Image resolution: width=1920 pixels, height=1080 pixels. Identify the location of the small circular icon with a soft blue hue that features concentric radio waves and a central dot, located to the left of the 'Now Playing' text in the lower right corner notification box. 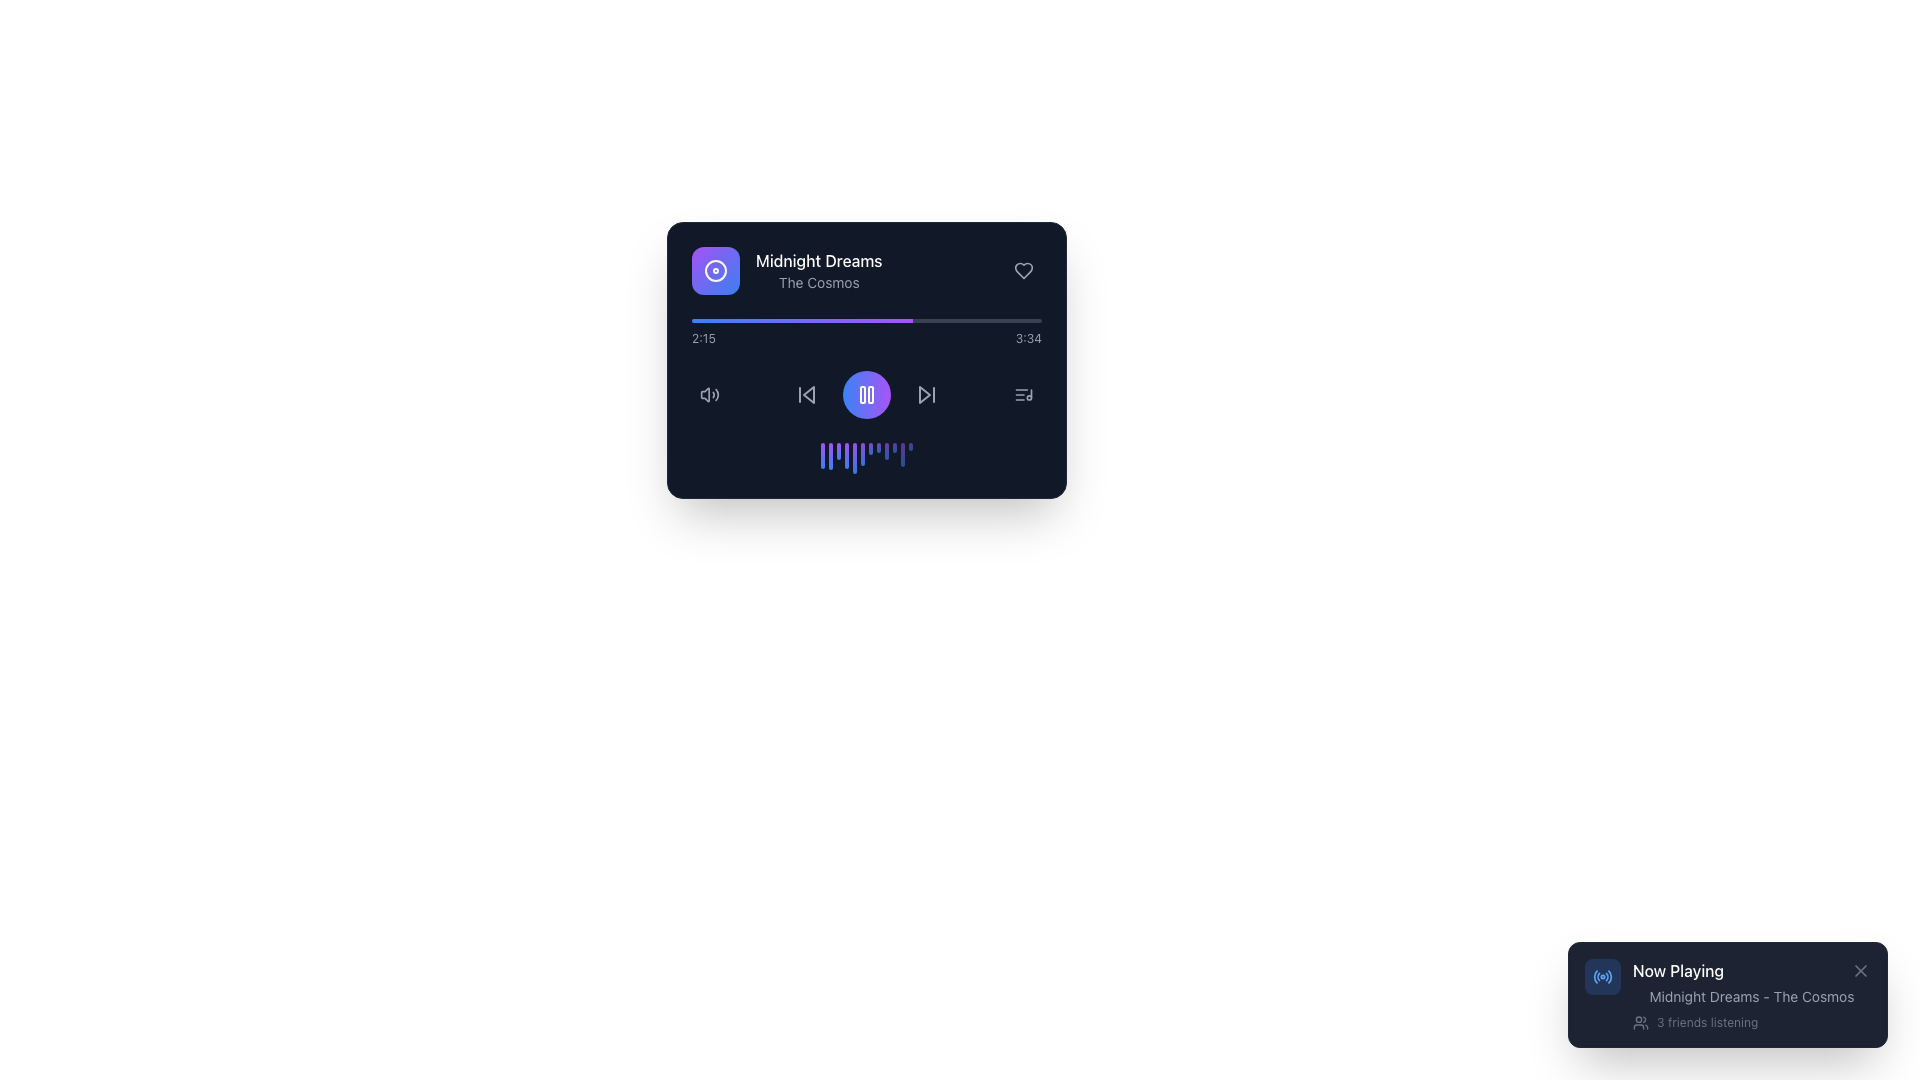
(1603, 975).